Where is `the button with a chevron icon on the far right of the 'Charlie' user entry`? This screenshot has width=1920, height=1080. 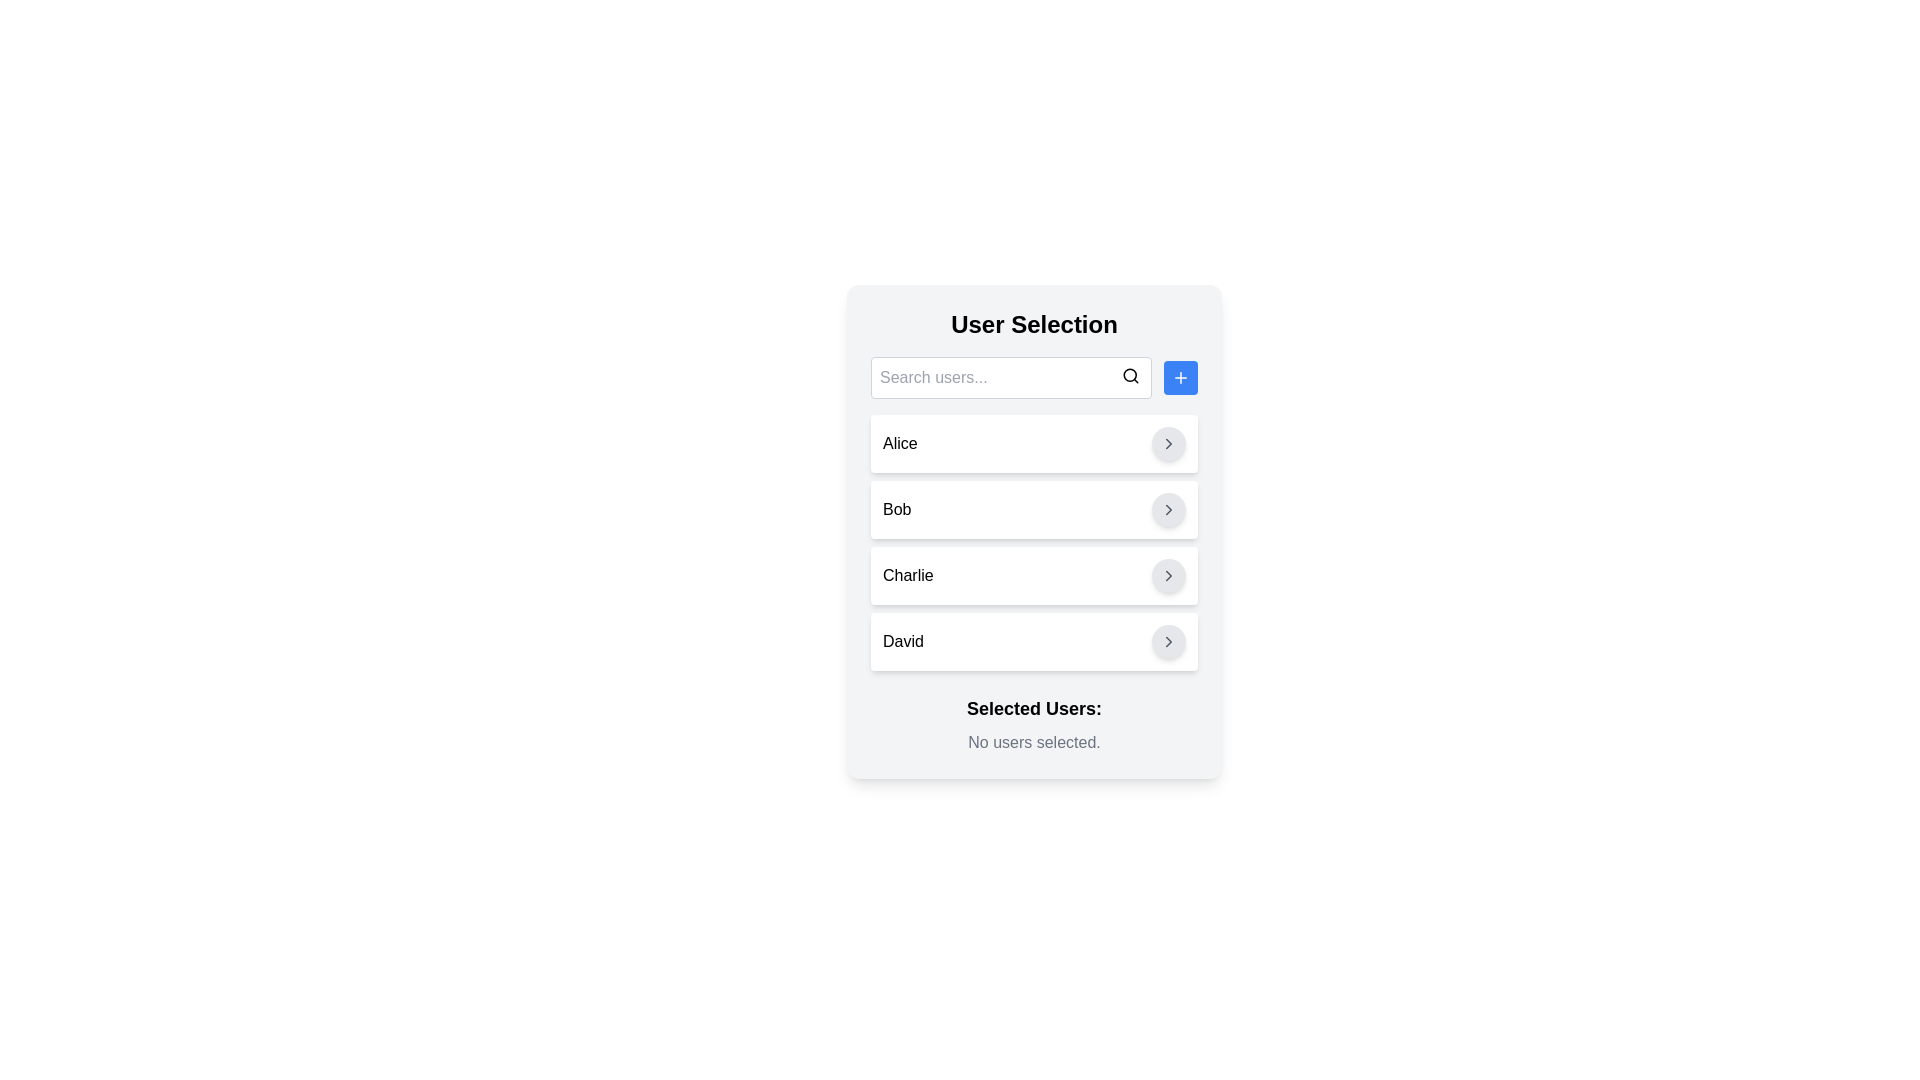
the button with a chevron icon on the far right of the 'Charlie' user entry is located at coordinates (1169, 575).